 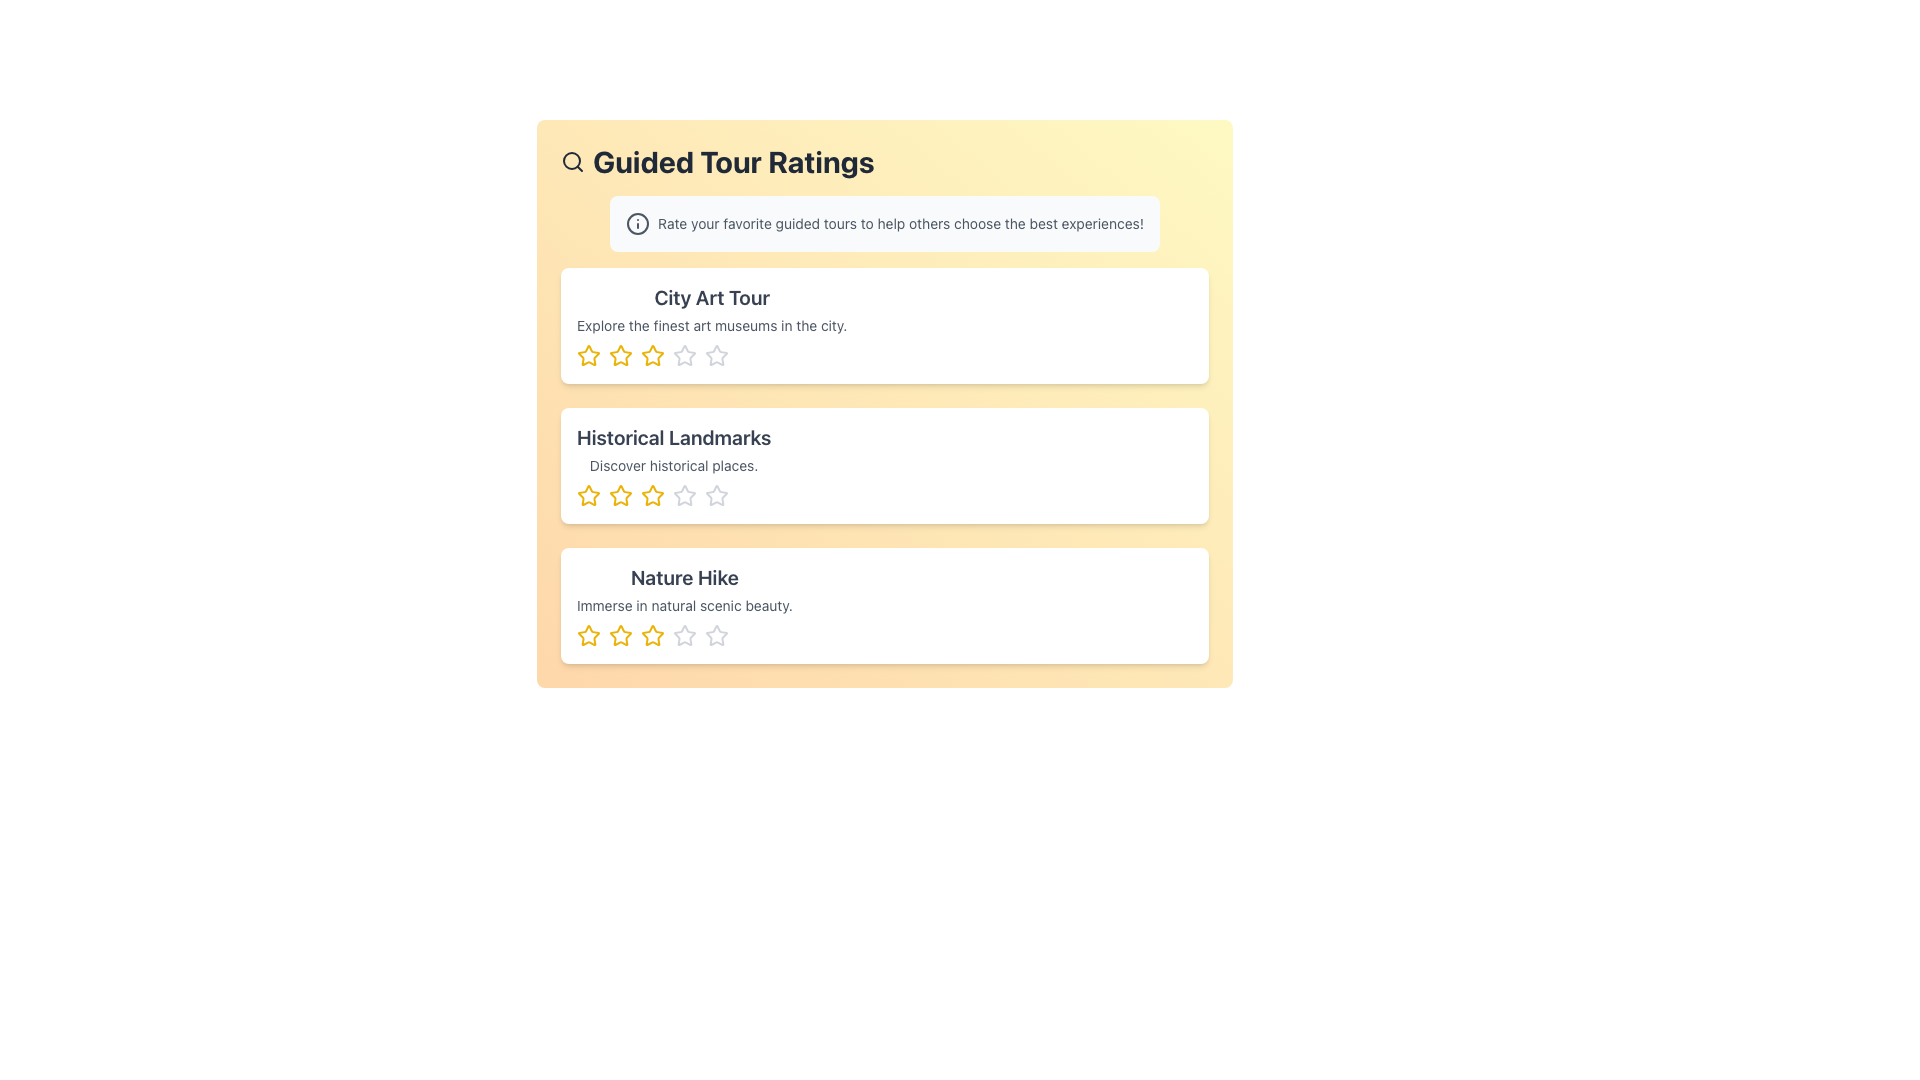 I want to click on the third star in the rating system for the 'Historical Landmarks' section to set the rating level, so click(x=652, y=495).